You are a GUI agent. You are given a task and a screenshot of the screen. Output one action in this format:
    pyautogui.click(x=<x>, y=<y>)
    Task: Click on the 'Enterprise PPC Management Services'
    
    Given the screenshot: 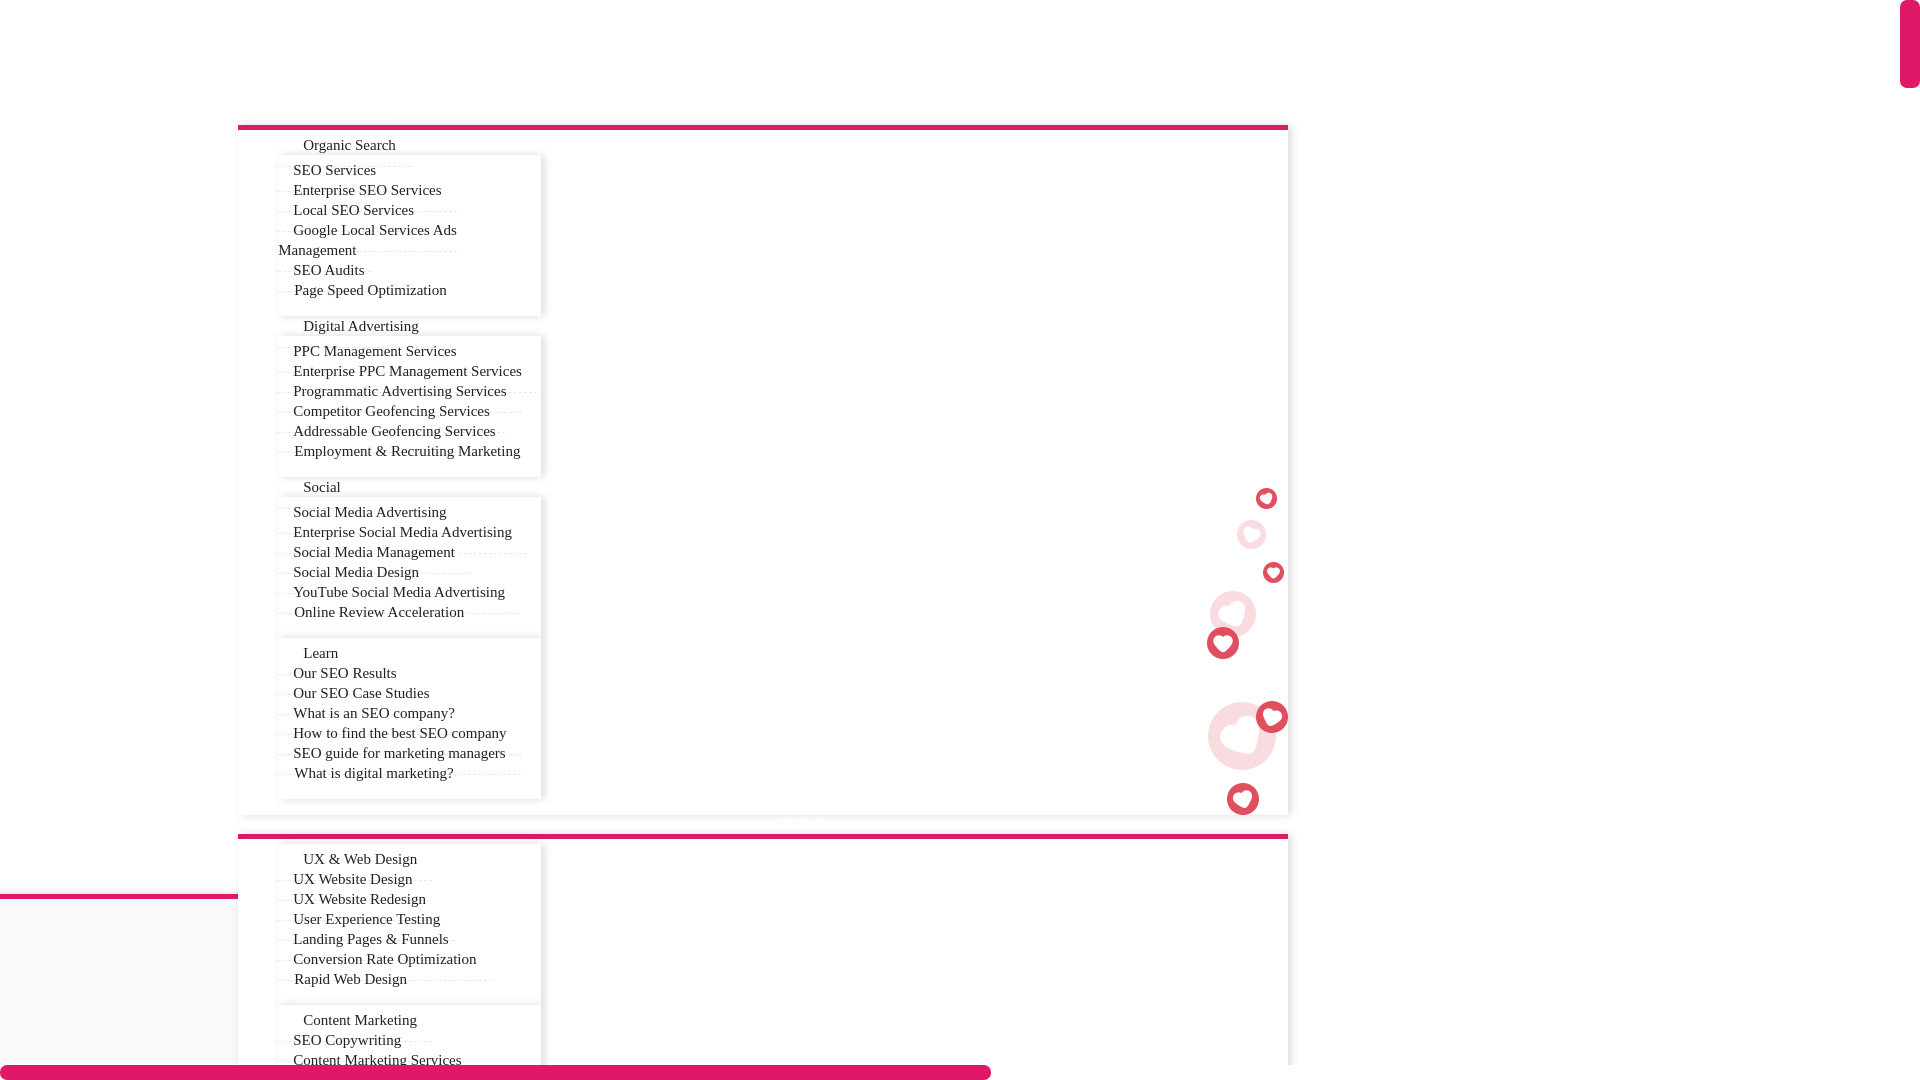 What is the action you would take?
    pyautogui.click(x=406, y=371)
    